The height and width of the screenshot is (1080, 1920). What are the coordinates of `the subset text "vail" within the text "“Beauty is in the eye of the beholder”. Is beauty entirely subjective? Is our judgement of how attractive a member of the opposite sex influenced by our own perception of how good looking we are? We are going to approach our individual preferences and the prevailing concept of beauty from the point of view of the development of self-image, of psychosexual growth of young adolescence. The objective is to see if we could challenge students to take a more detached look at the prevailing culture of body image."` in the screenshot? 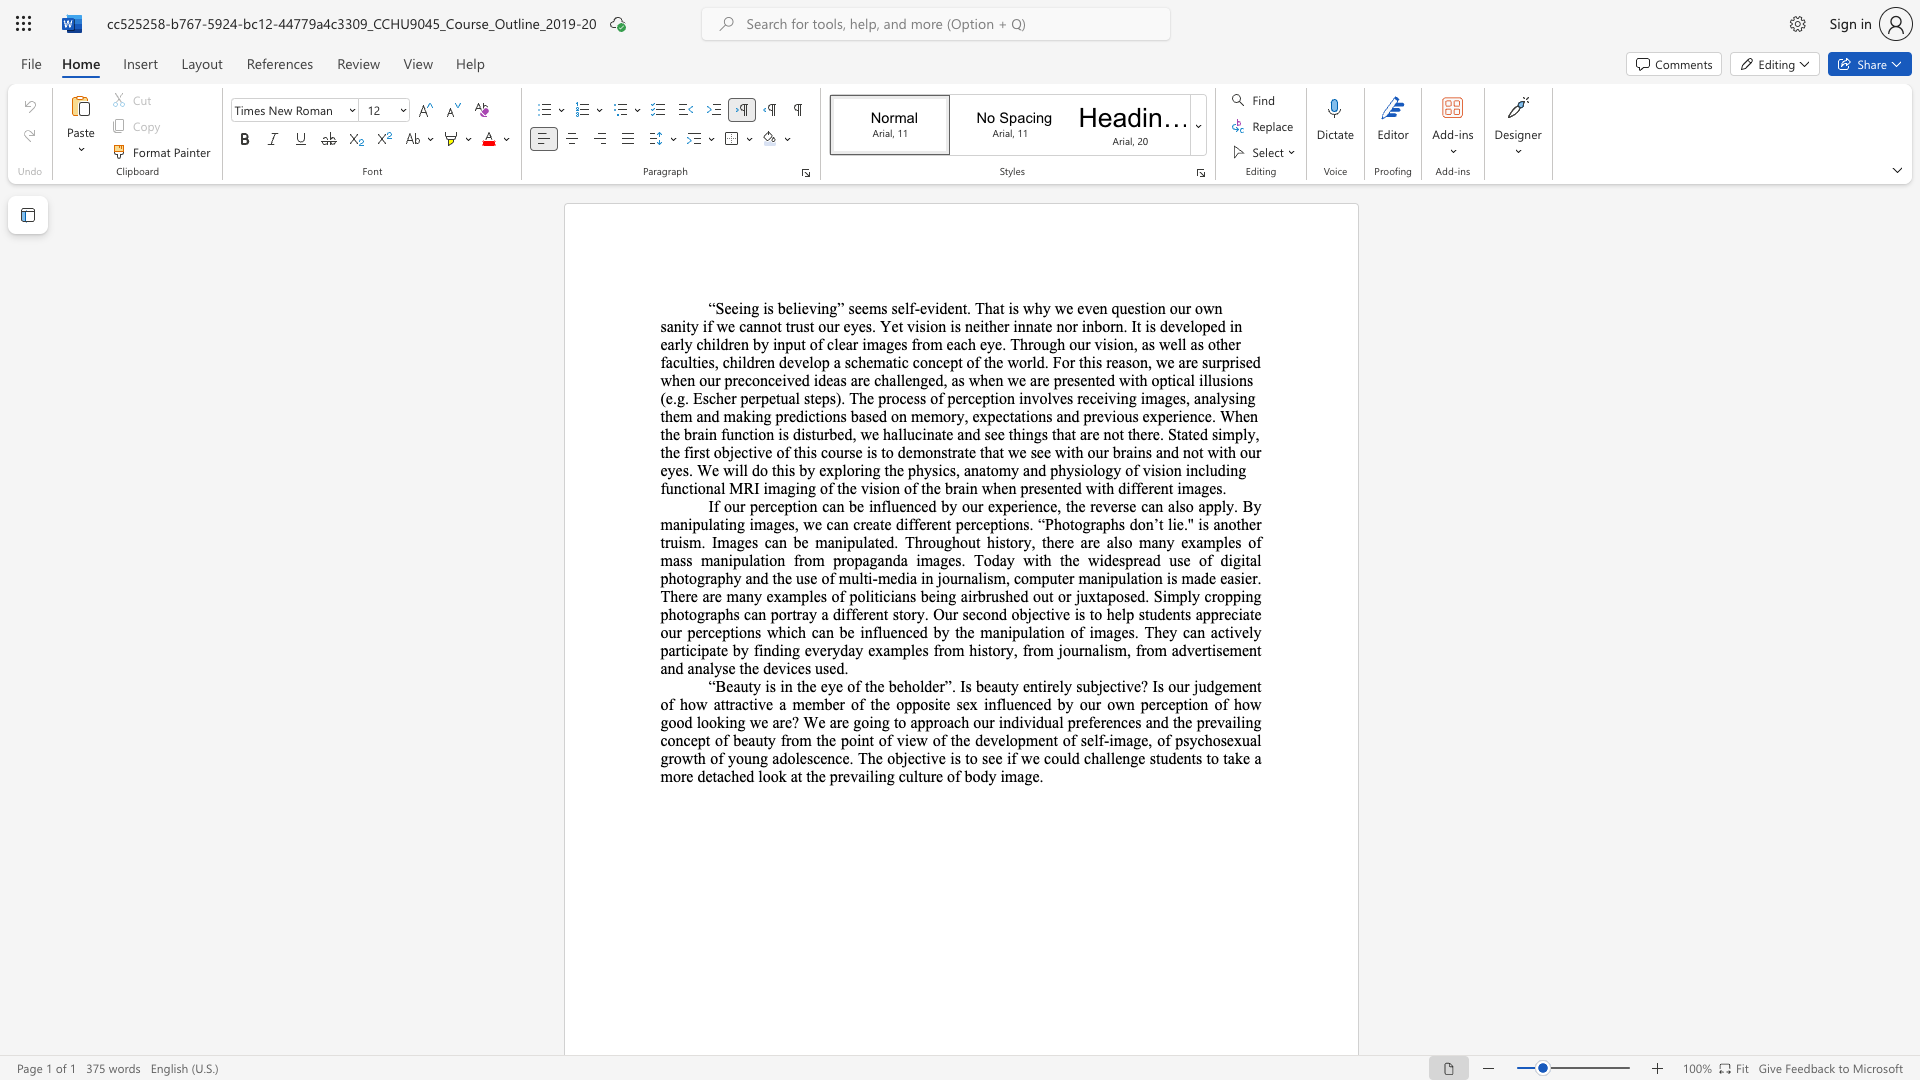 It's located at (850, 775).